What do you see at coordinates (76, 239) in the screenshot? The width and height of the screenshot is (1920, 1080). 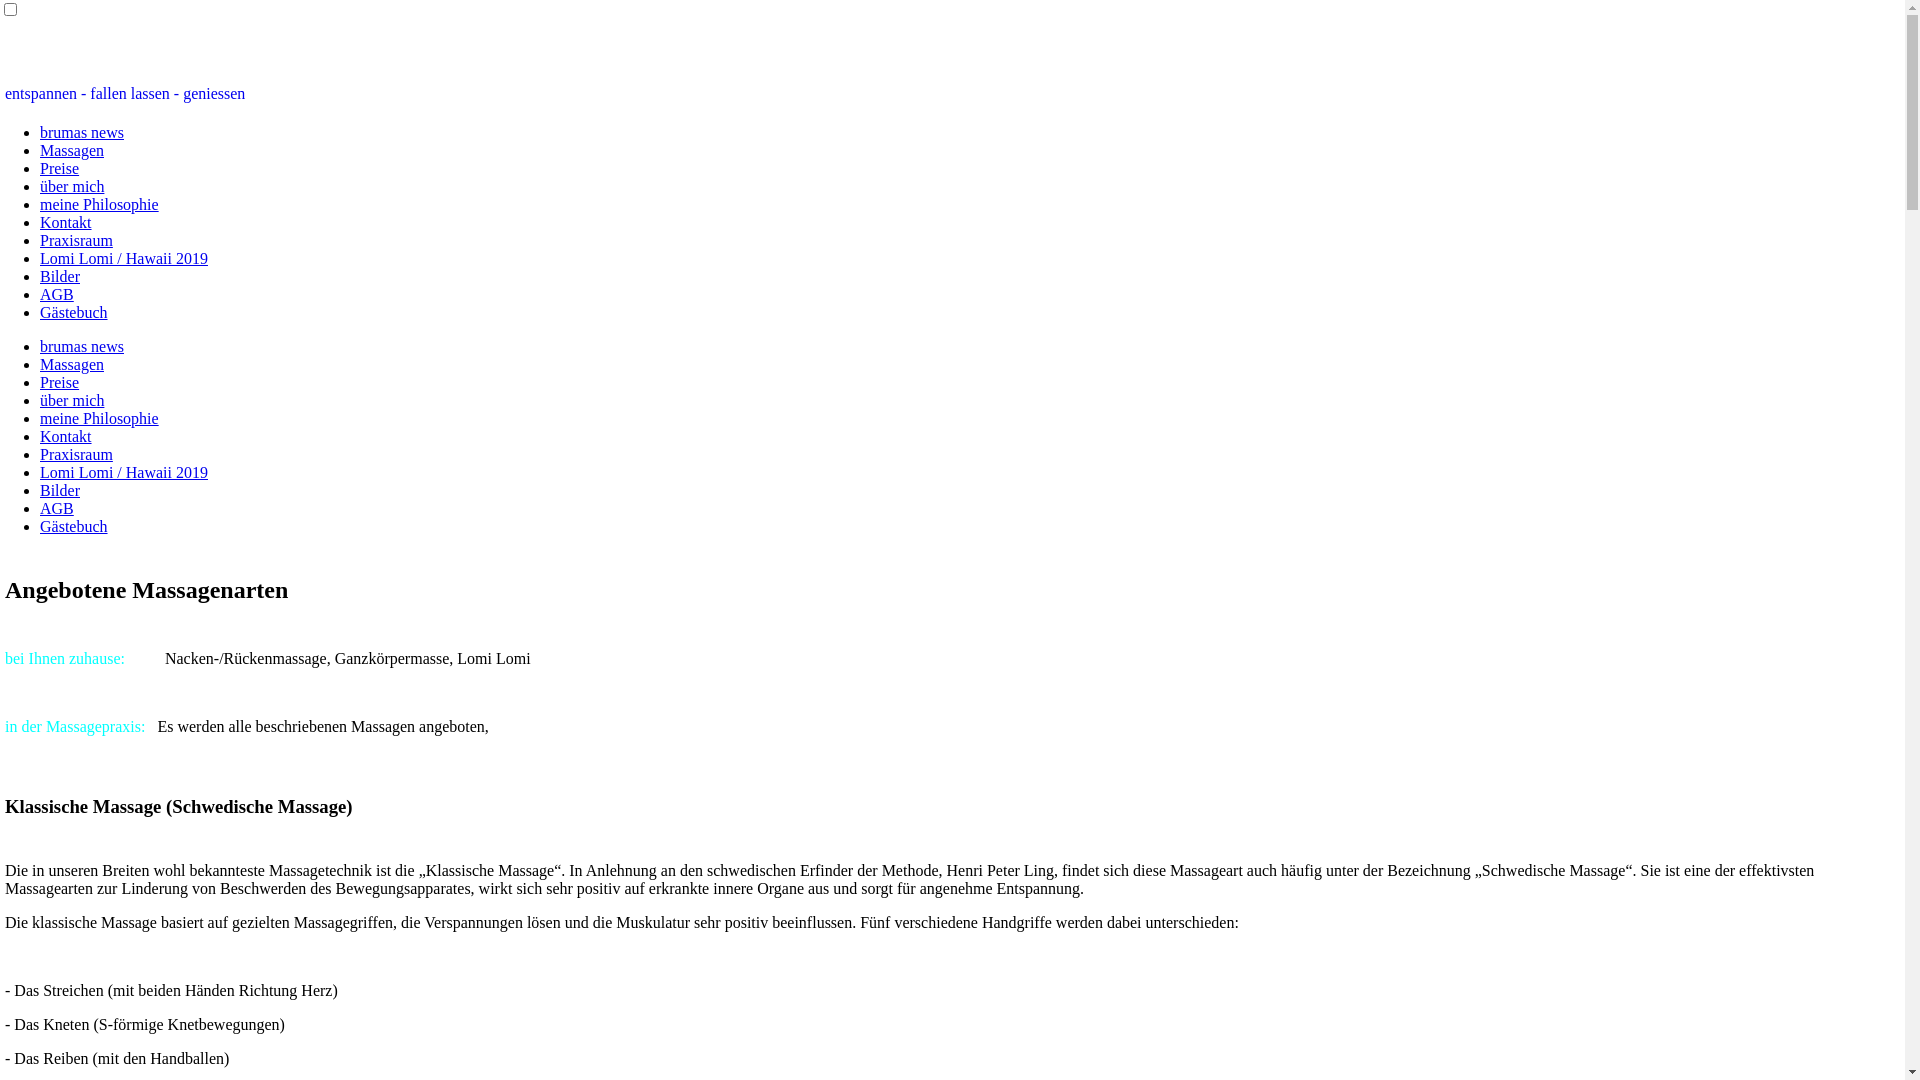 I see `'Praxisraum'` at bounding box center [76, 239].